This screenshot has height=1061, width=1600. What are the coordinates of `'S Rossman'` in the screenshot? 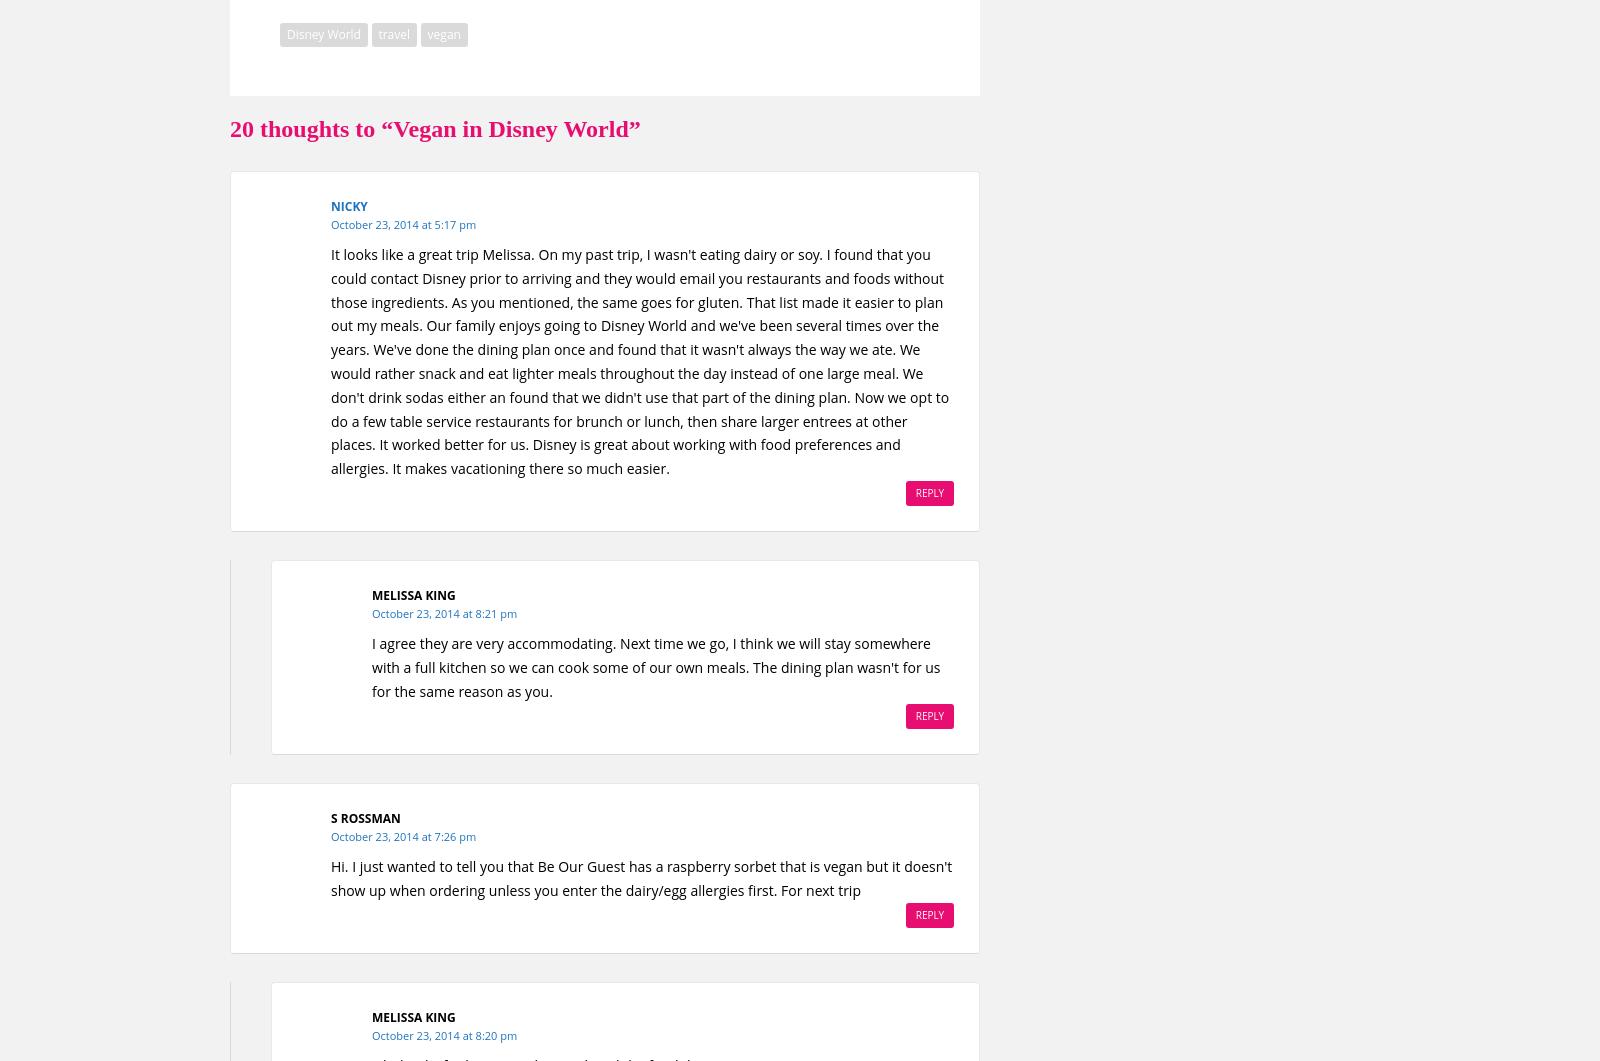 It's located at (331, 817).